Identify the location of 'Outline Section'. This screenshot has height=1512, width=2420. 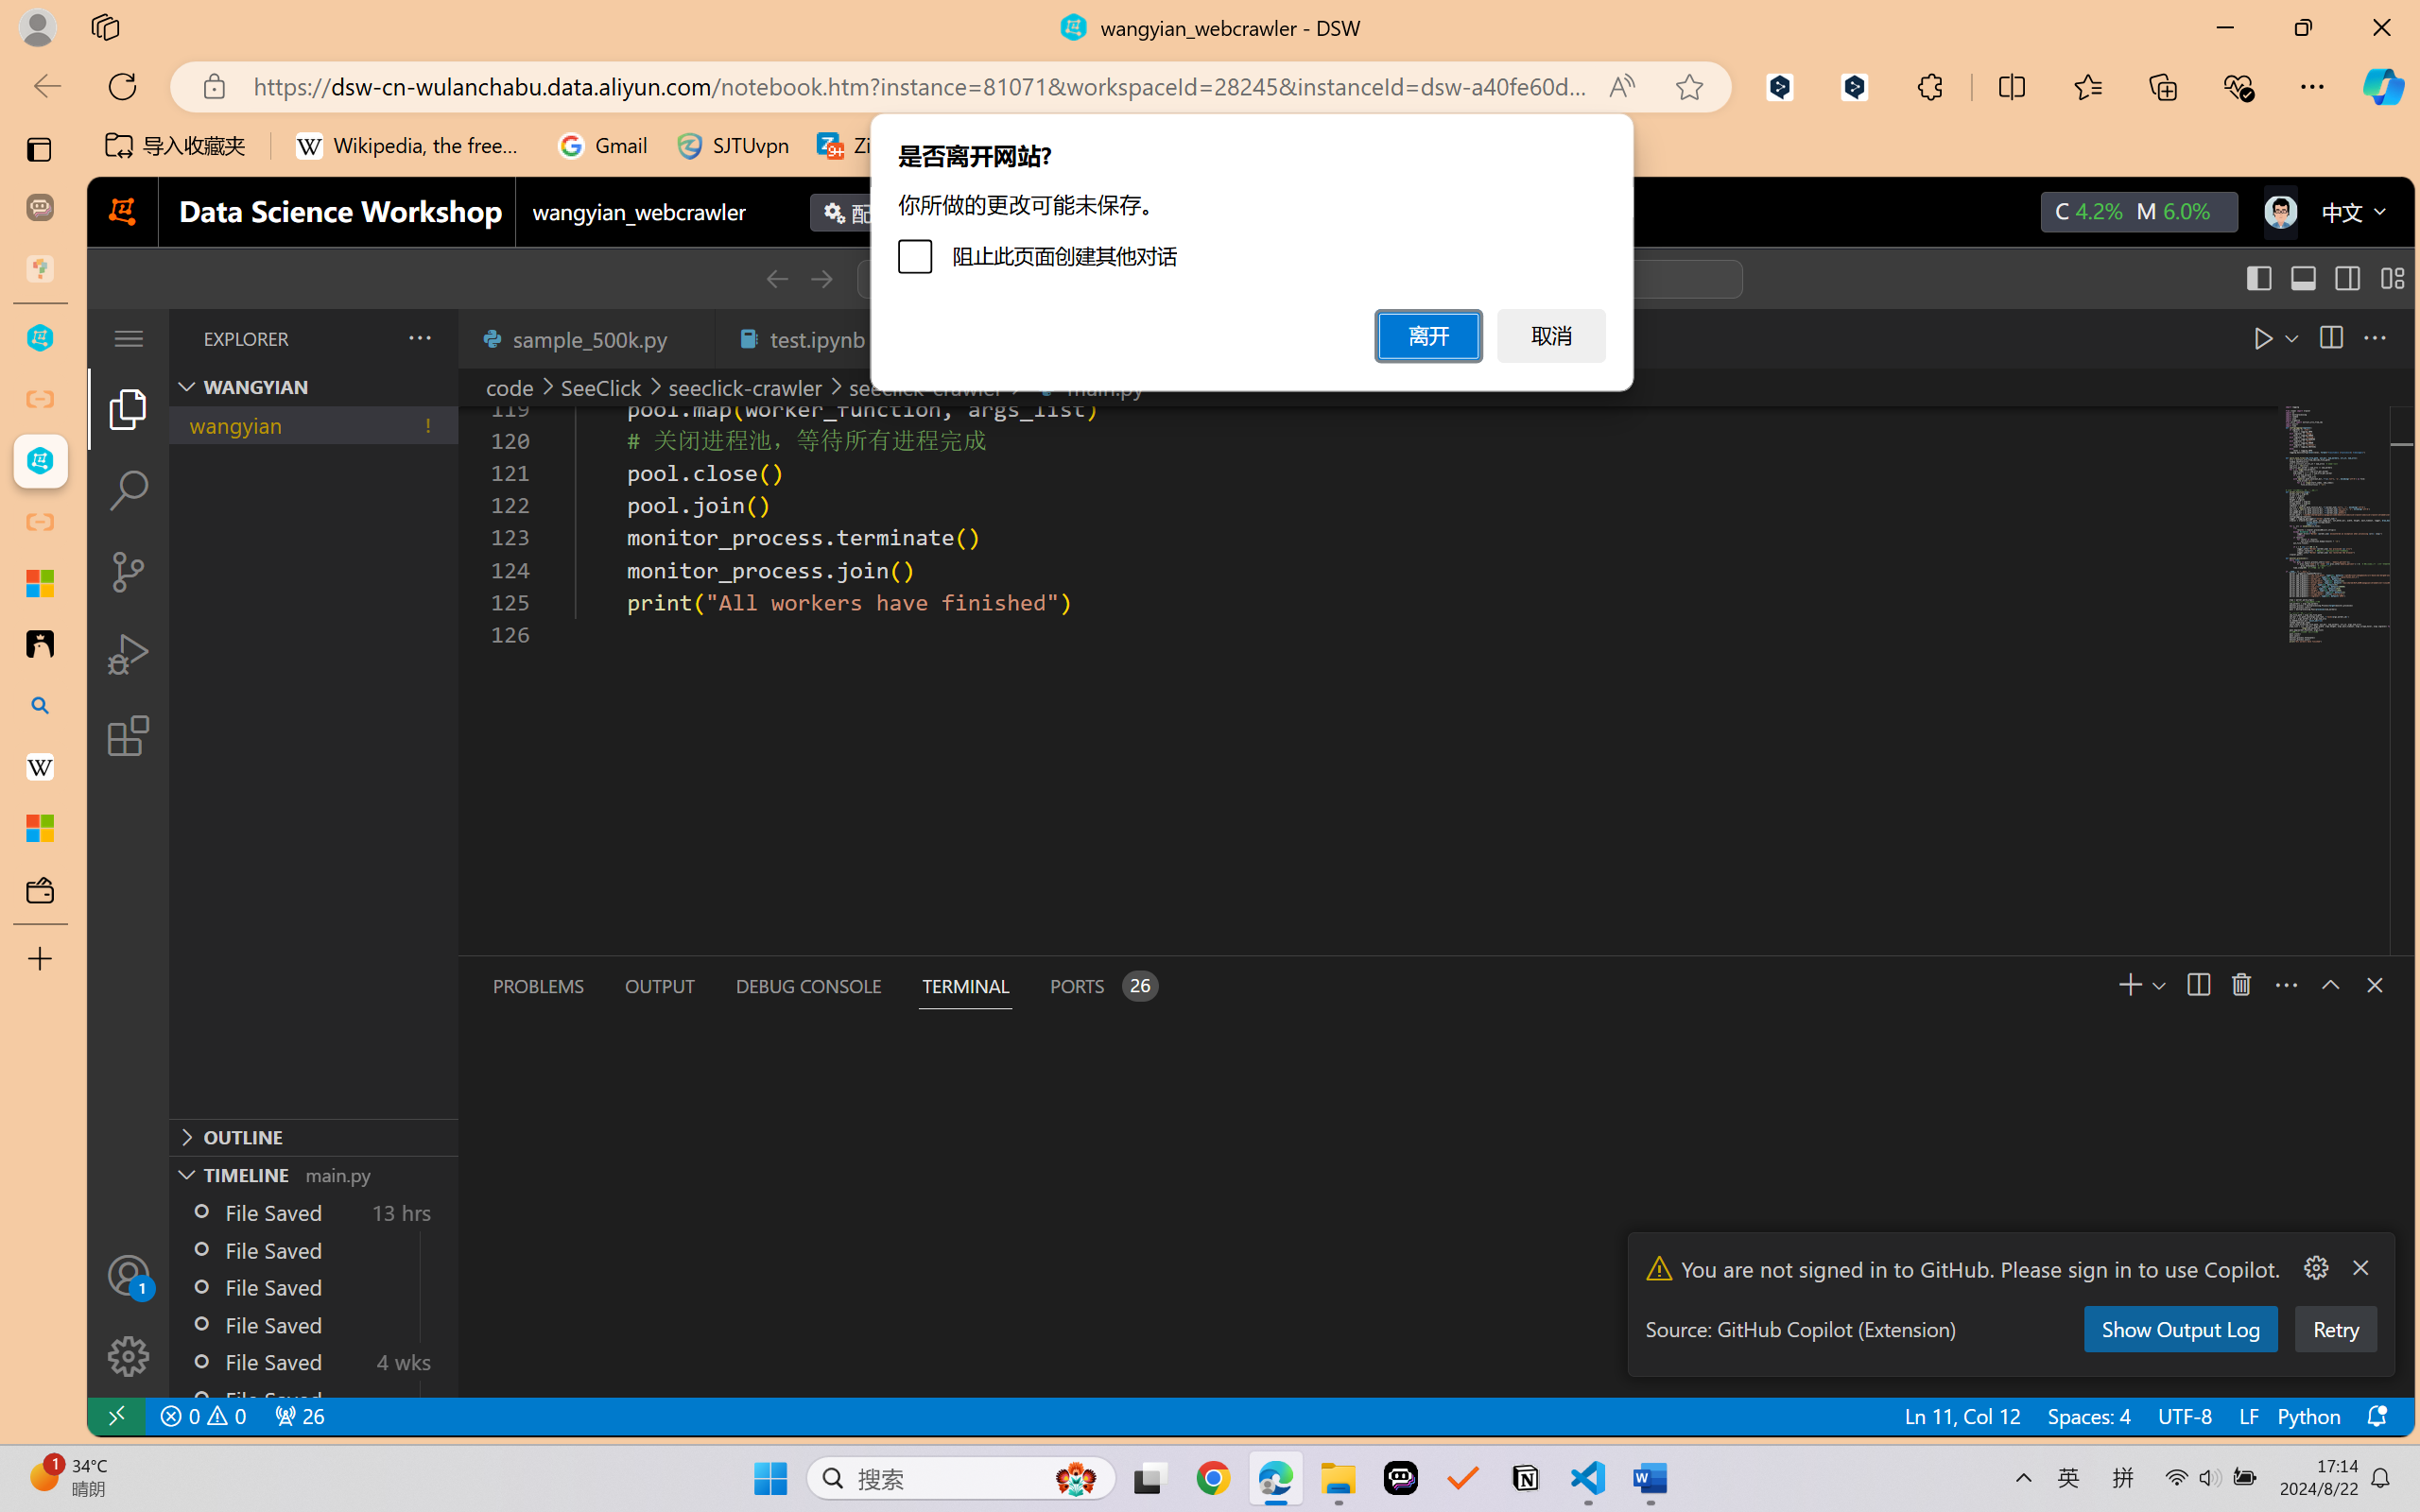
(313, 1135).